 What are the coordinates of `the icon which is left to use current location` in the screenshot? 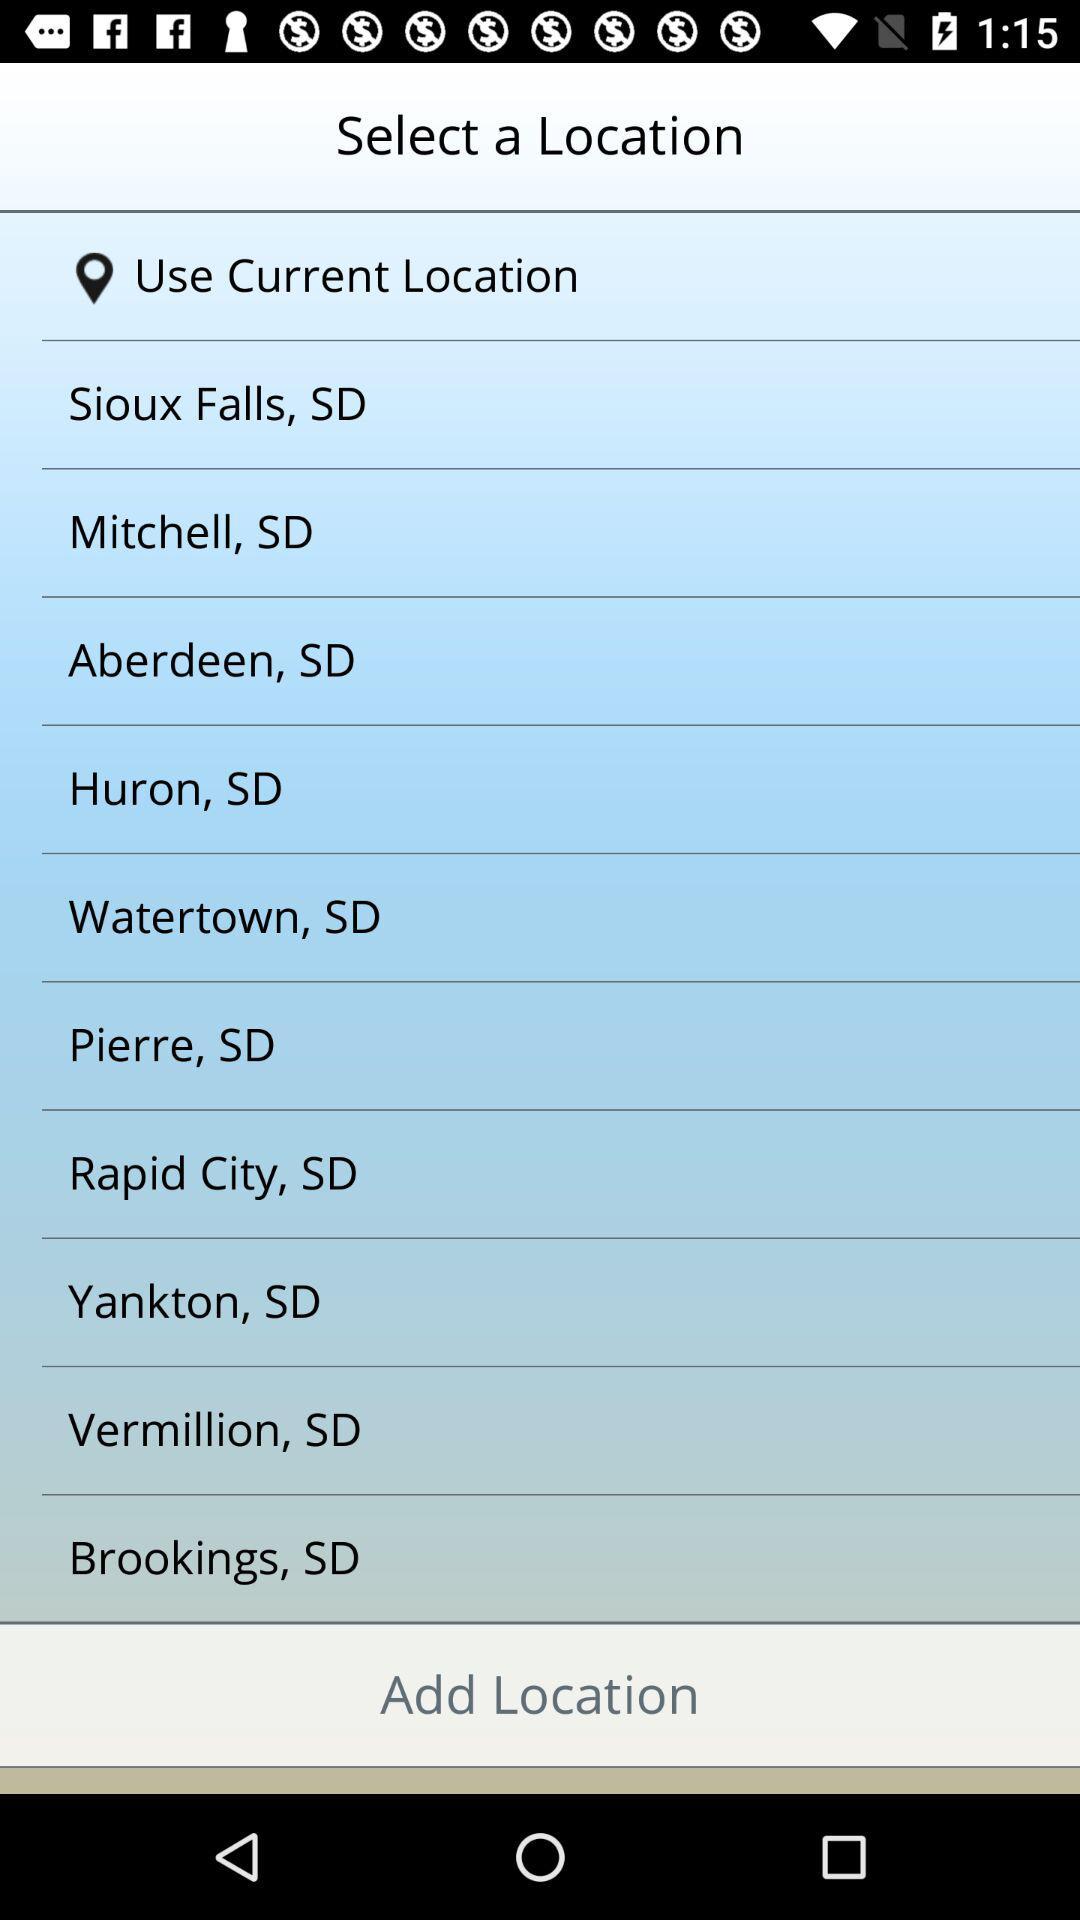 It's located at (94, 277).